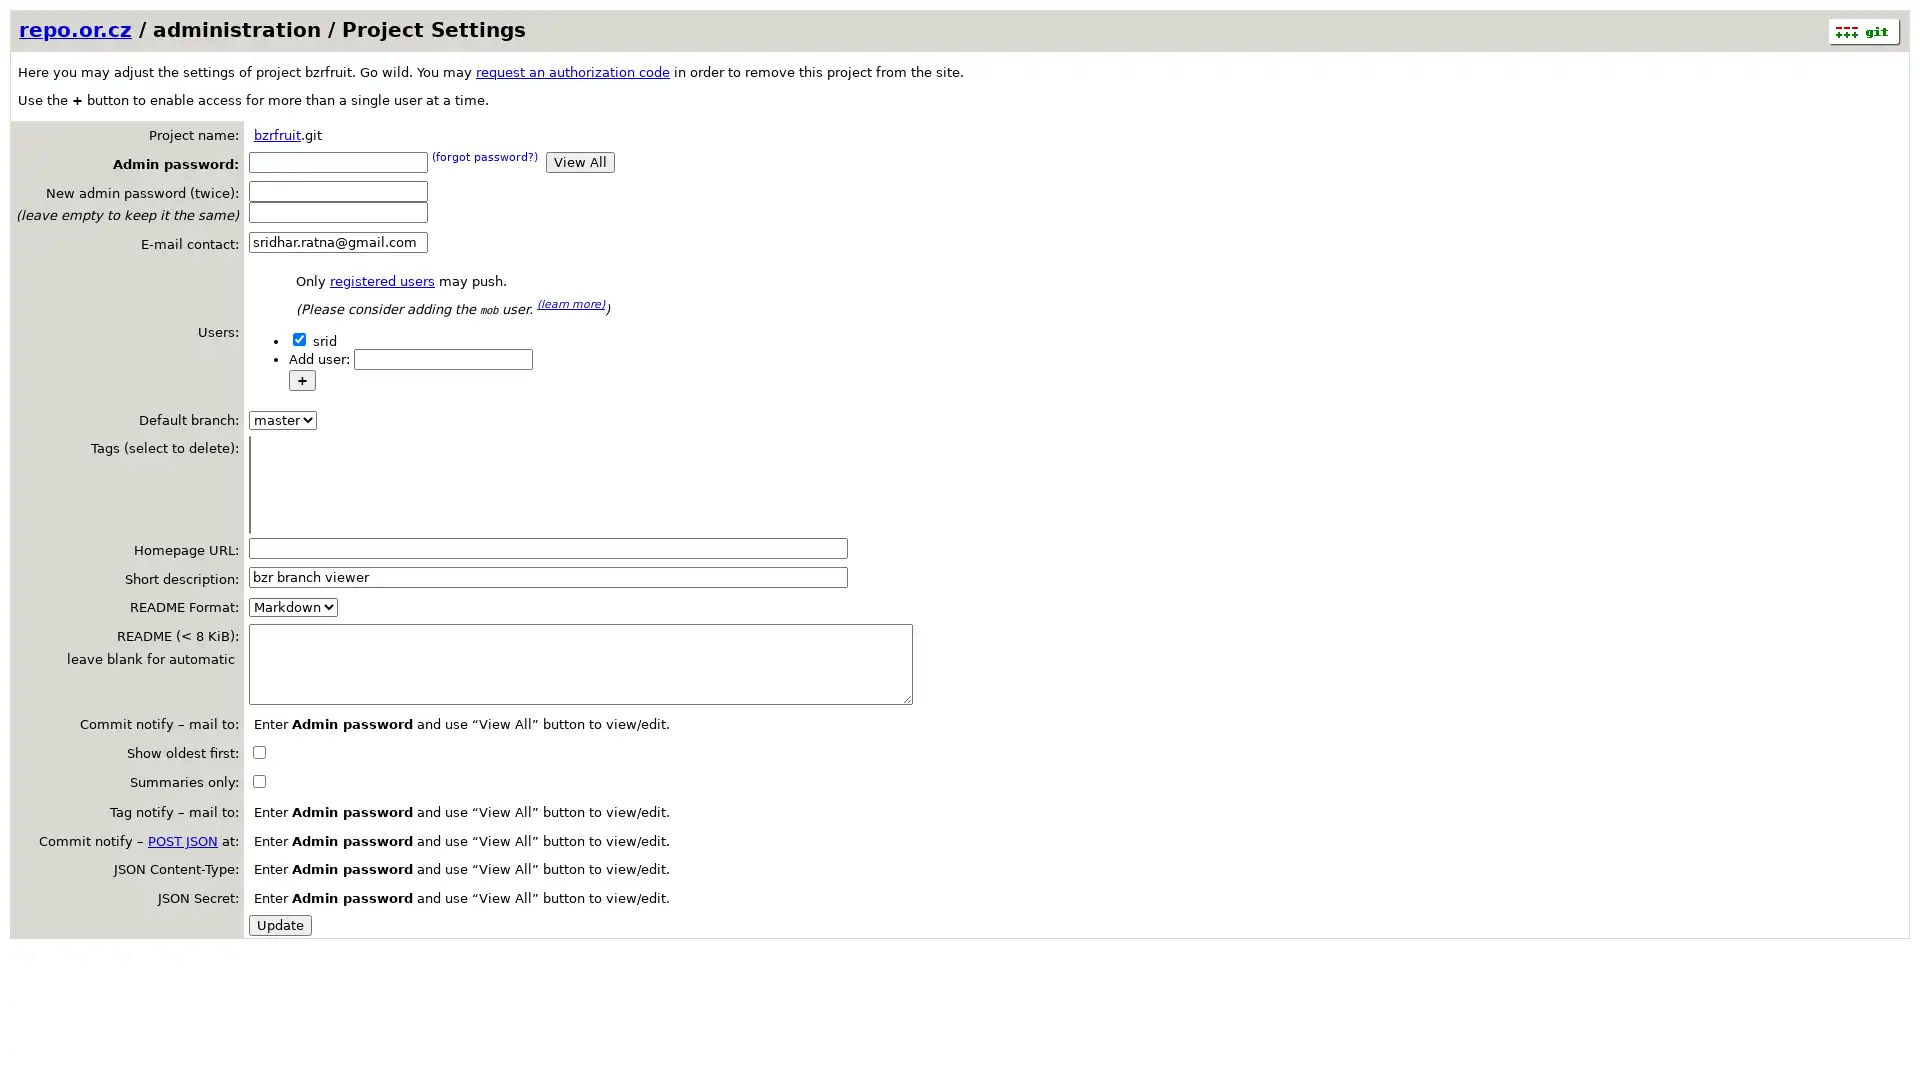 This screenshot has width=1920, height=1080. What do you see at coordinates (279, 924) in the screenshot?
I see `Update` at bounding box center [279, 924].